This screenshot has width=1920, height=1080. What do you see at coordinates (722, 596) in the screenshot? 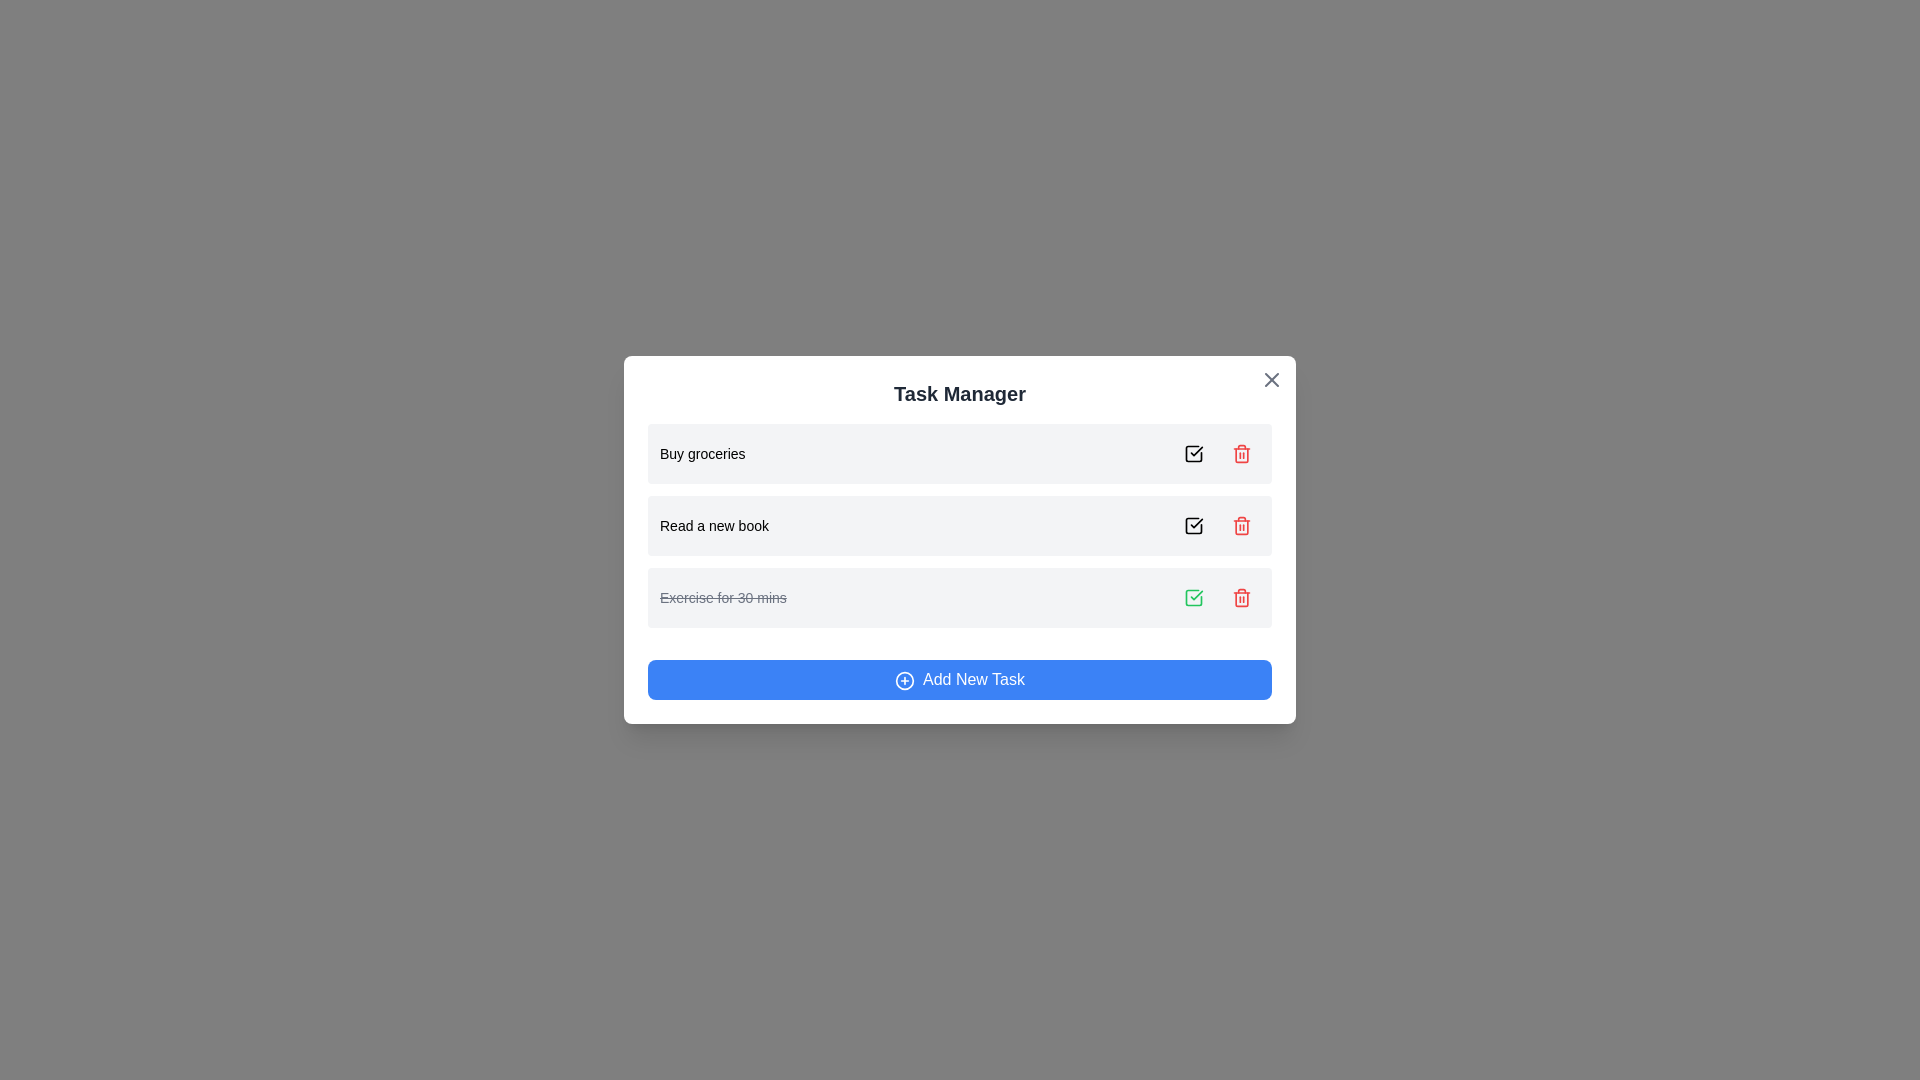
I see `the text label that displays a completed task description, which is styled with a strikethrough and located in the third task entry of the 'Task Manager' interface` at bounding box center [722, 596].